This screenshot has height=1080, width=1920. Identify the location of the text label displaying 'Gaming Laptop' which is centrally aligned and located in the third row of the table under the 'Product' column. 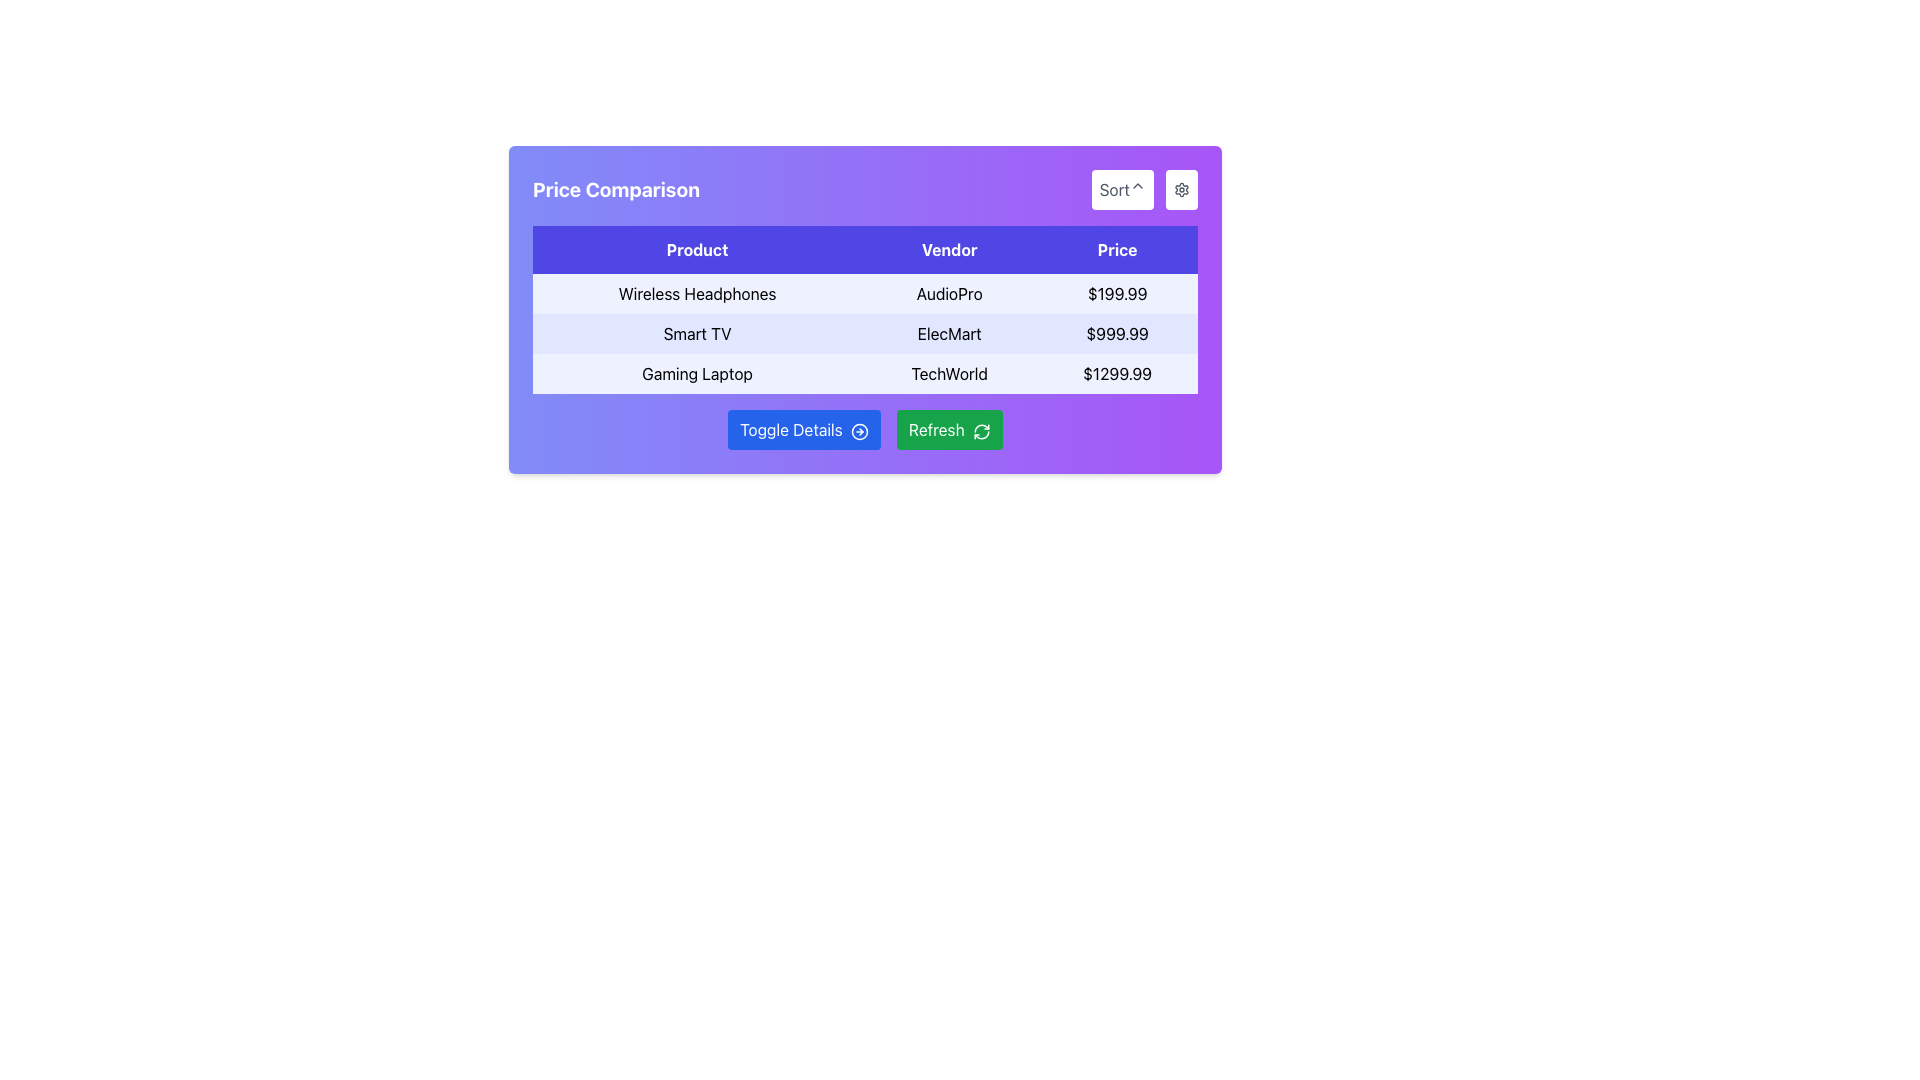
(697, 374).